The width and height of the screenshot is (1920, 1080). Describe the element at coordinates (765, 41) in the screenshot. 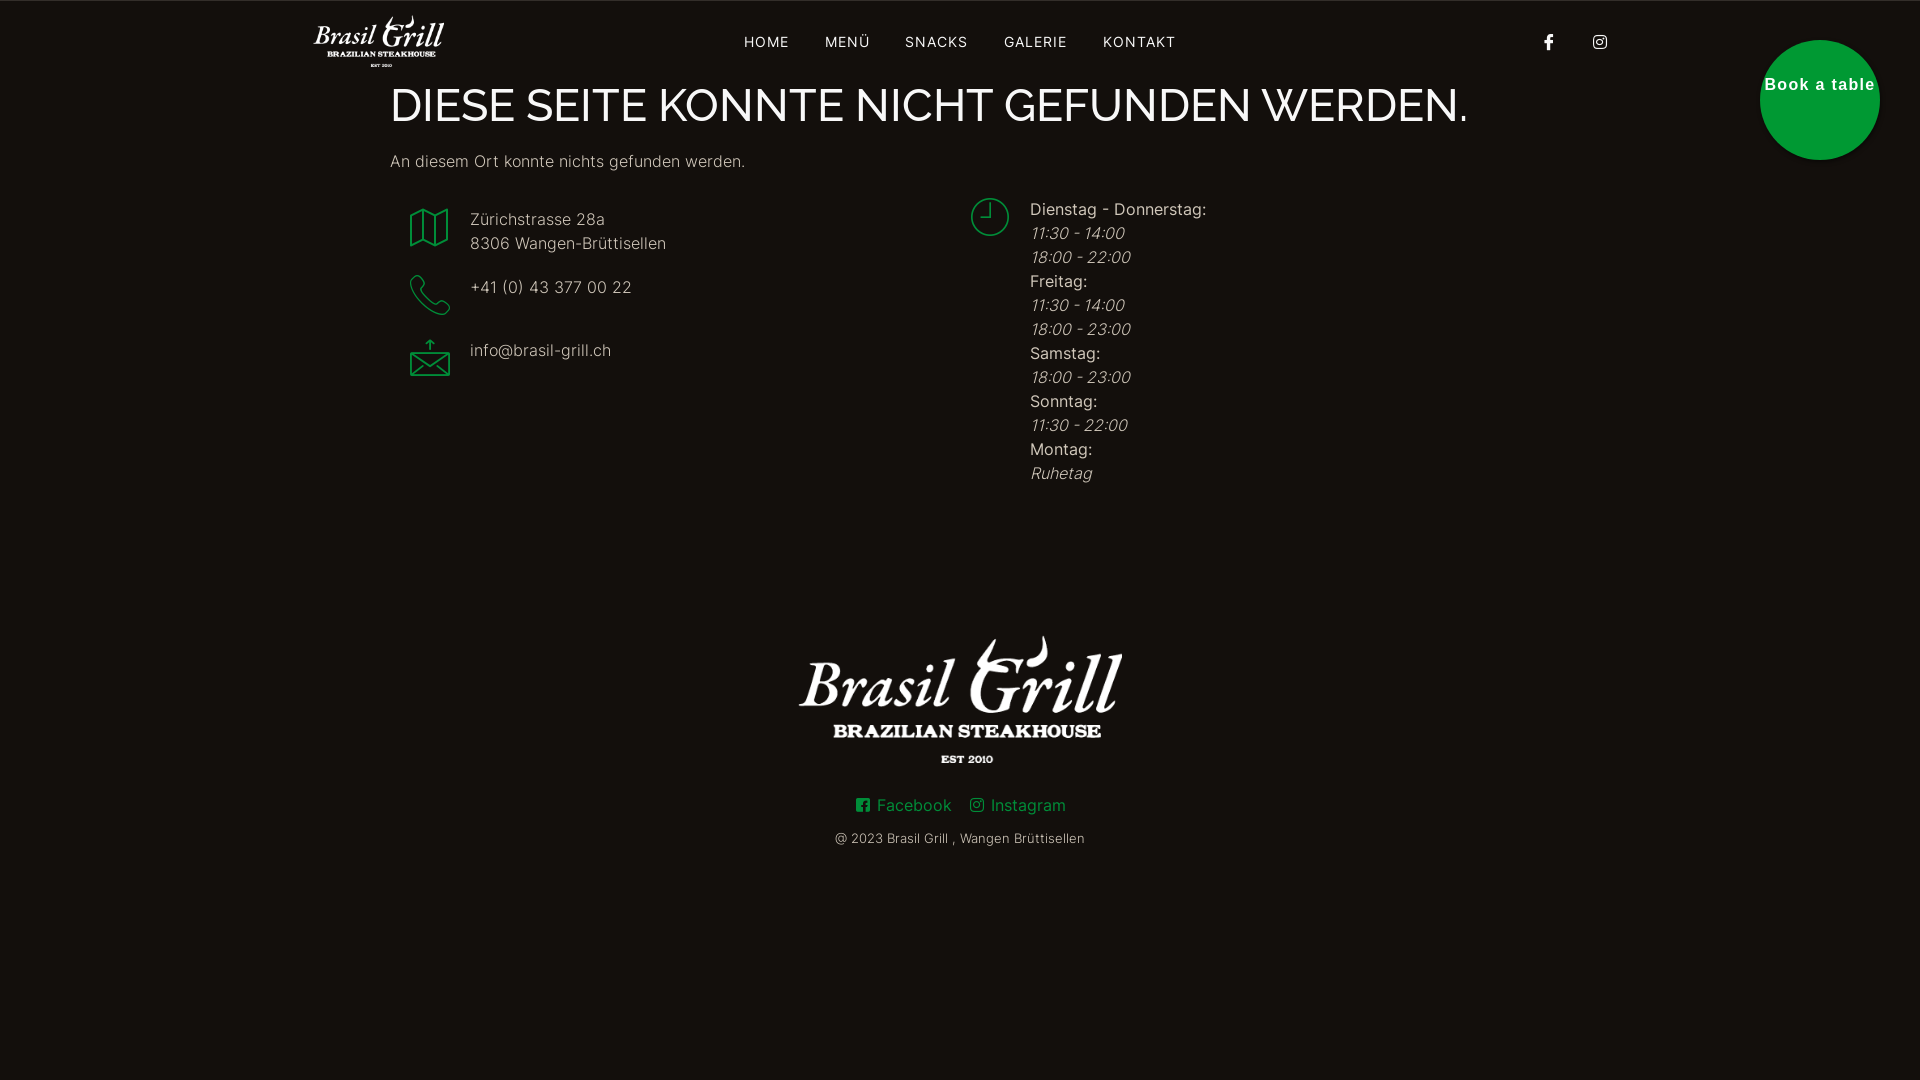

I see `'HOME'` at that location.